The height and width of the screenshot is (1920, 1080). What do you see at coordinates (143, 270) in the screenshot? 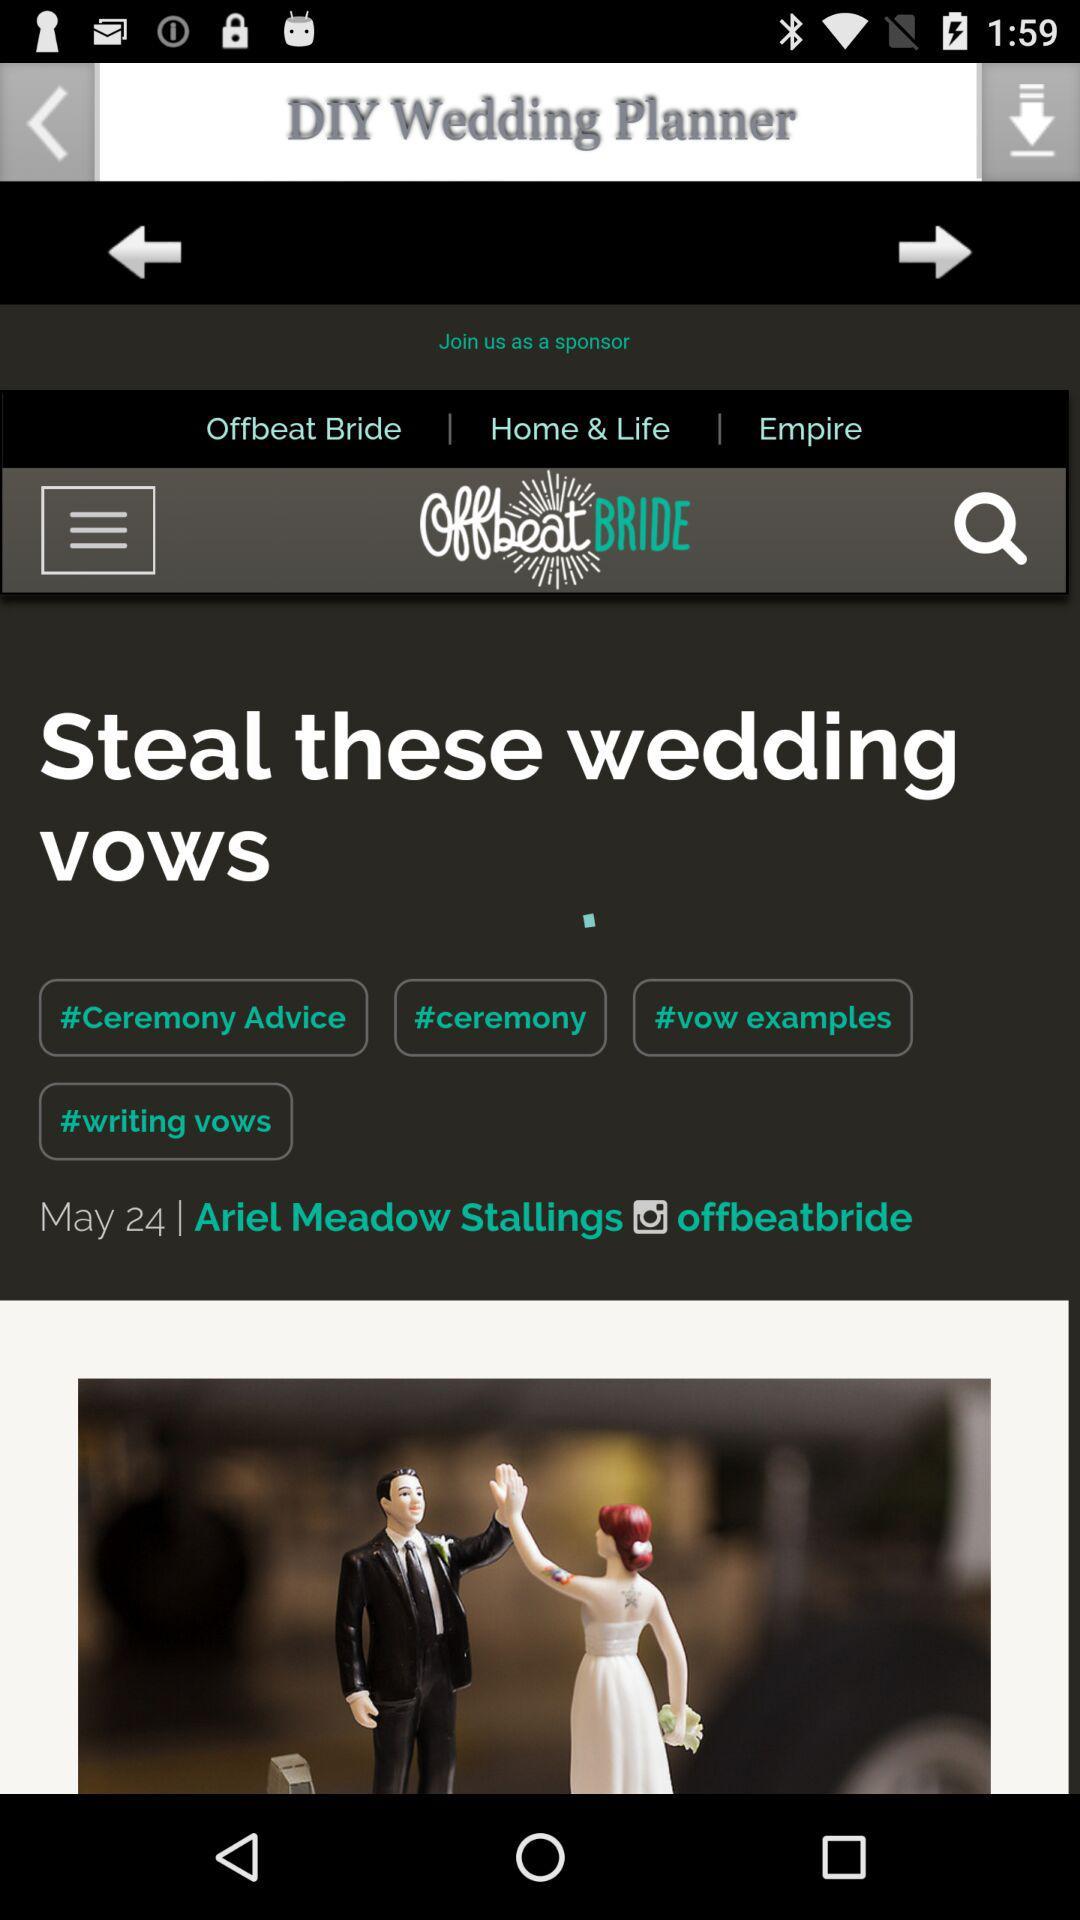
I see `the arrow_backward icon` at bounding box center [143, 270].